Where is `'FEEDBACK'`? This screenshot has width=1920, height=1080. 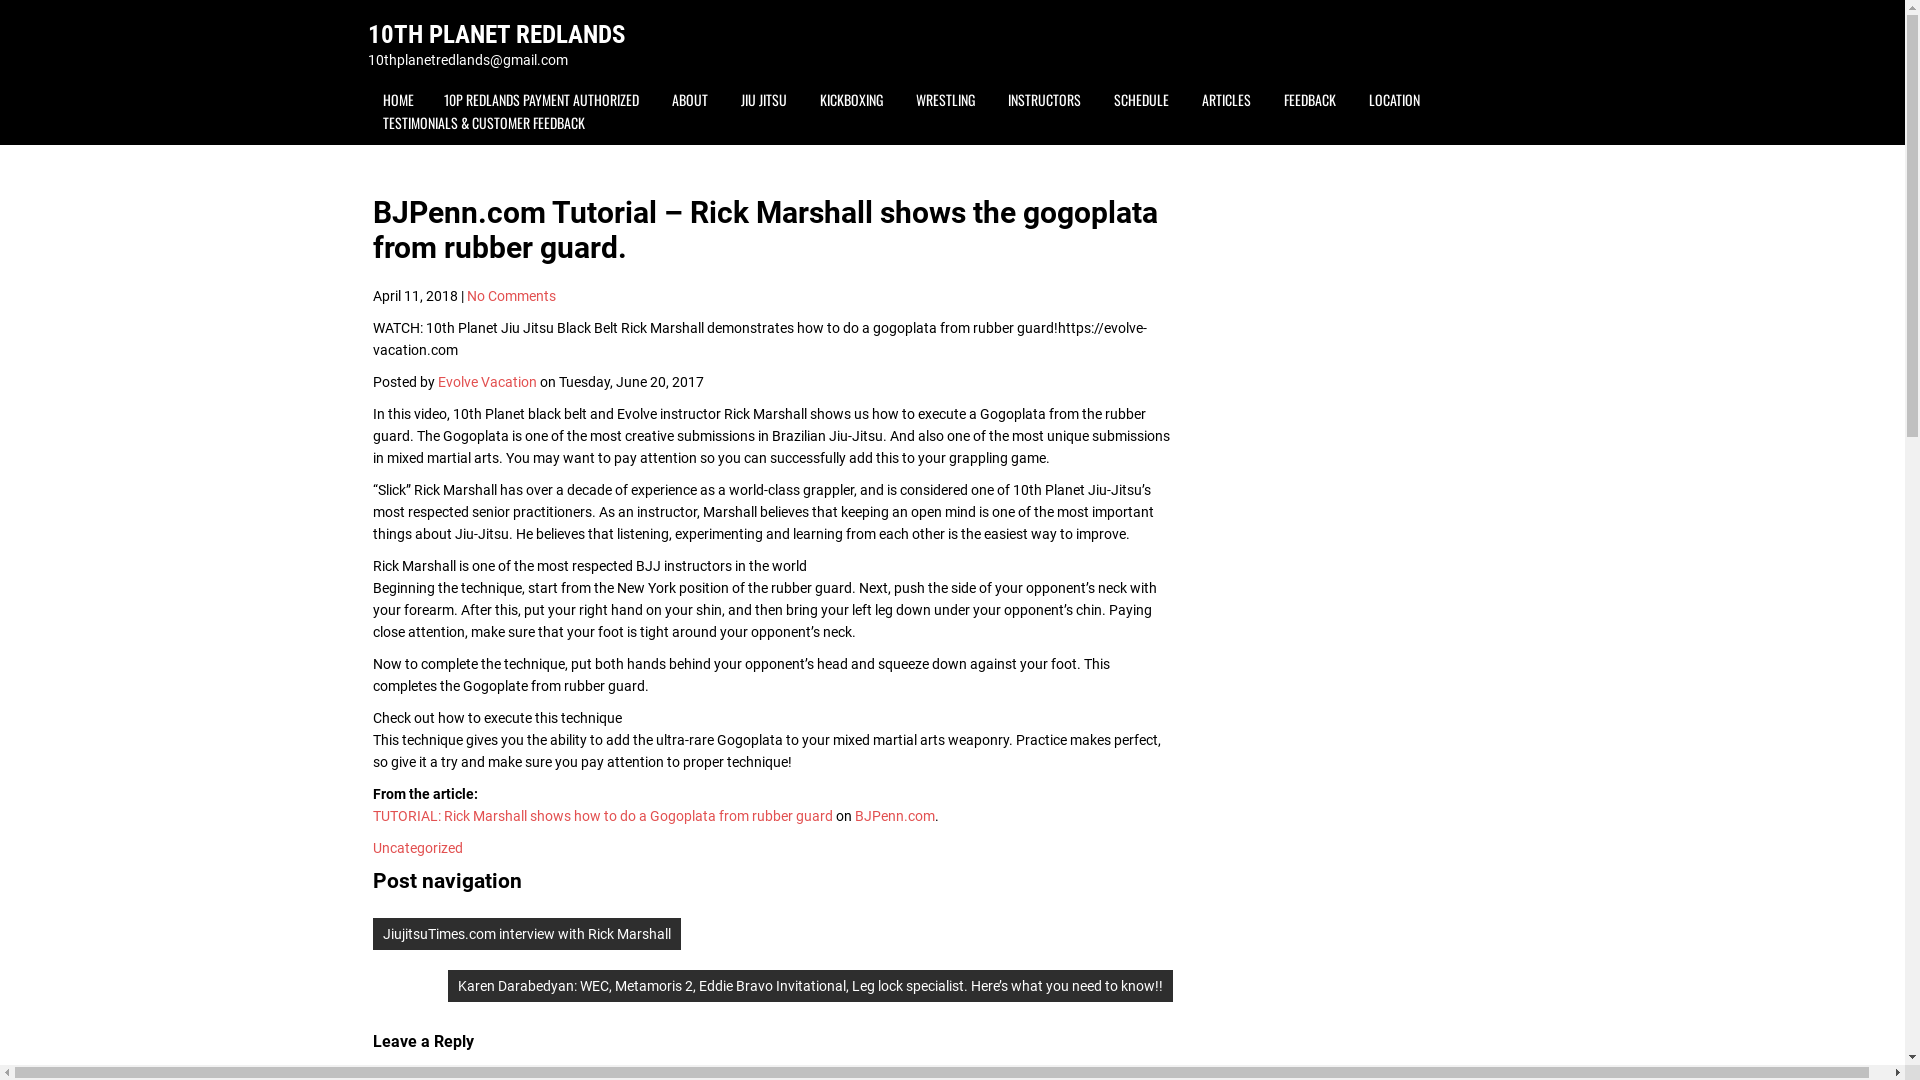
'FEEDBACK' is located at coordinates (1309, 99).